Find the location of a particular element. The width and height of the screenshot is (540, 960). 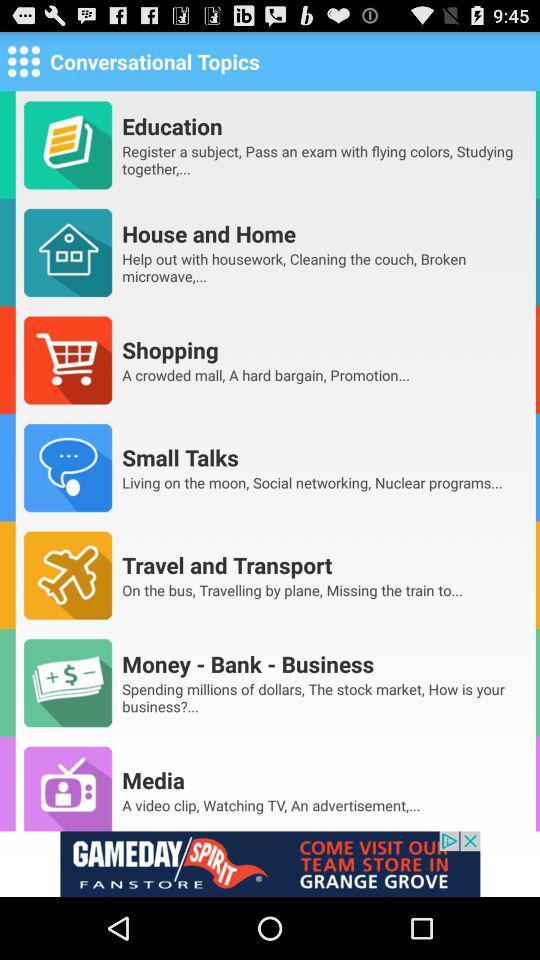

choose layout is located at coordinates (22, 59).